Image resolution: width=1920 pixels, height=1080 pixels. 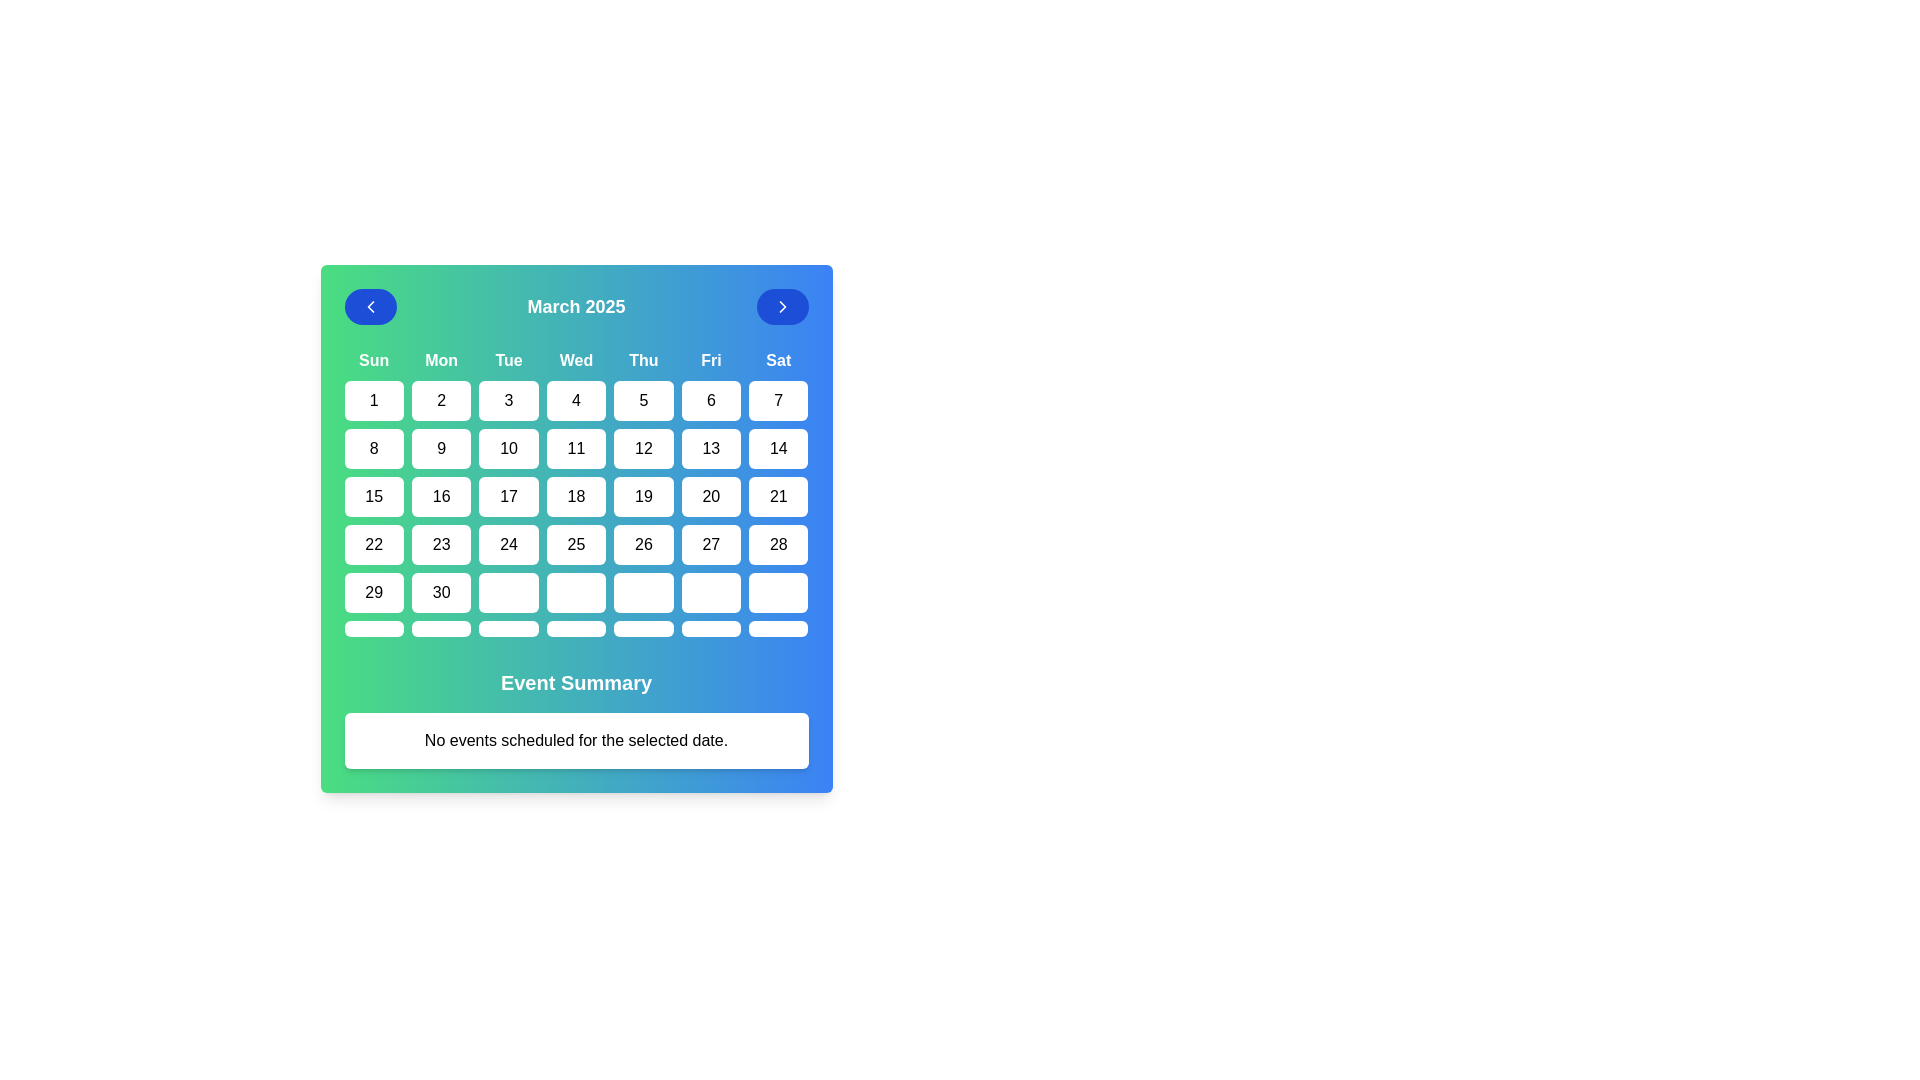 What do you see at coordinates (440, 447) in the screenshot?
I see `the button representing the 9th day of the month in the calendar grid, located below 'Mon' in the second row and second column` at bounding box center [440, 447].